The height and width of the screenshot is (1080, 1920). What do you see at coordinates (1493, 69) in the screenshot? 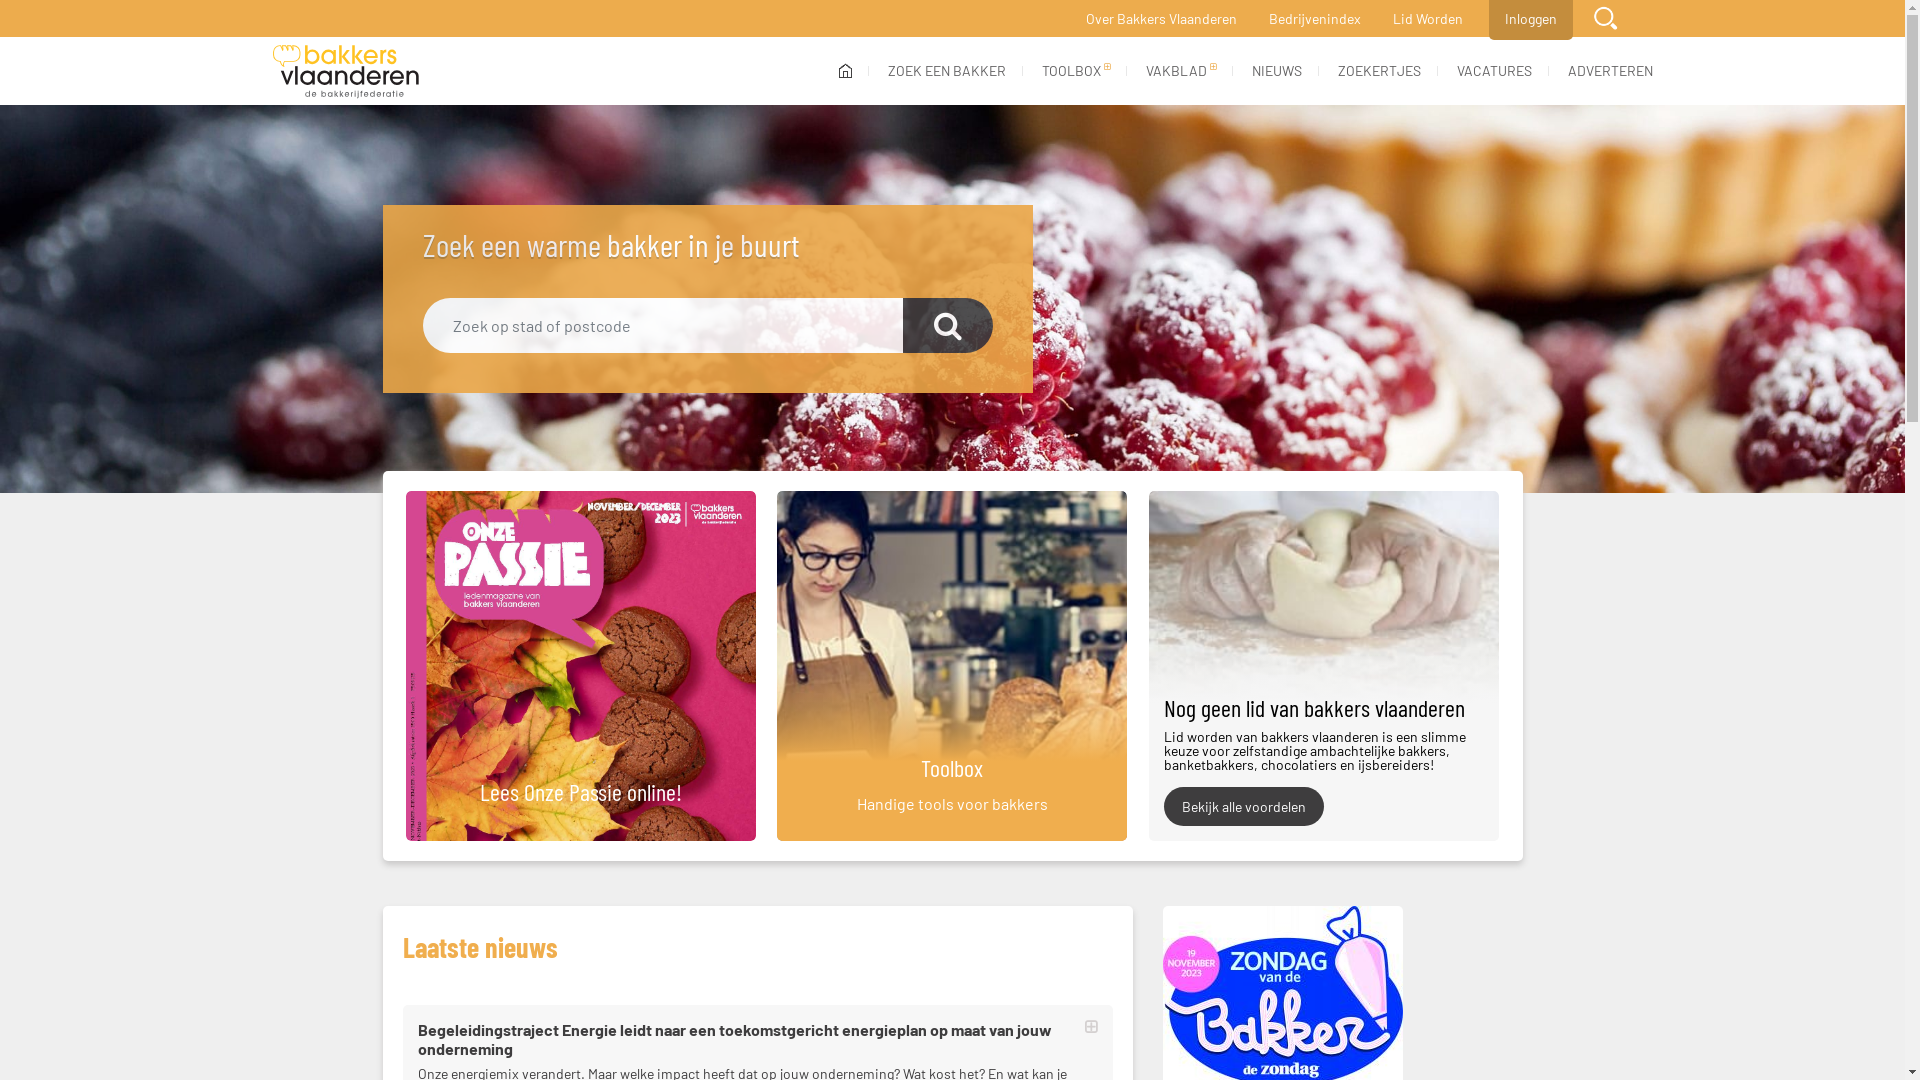
I see `'VACATURES'` at bounding box center [1493, 69].